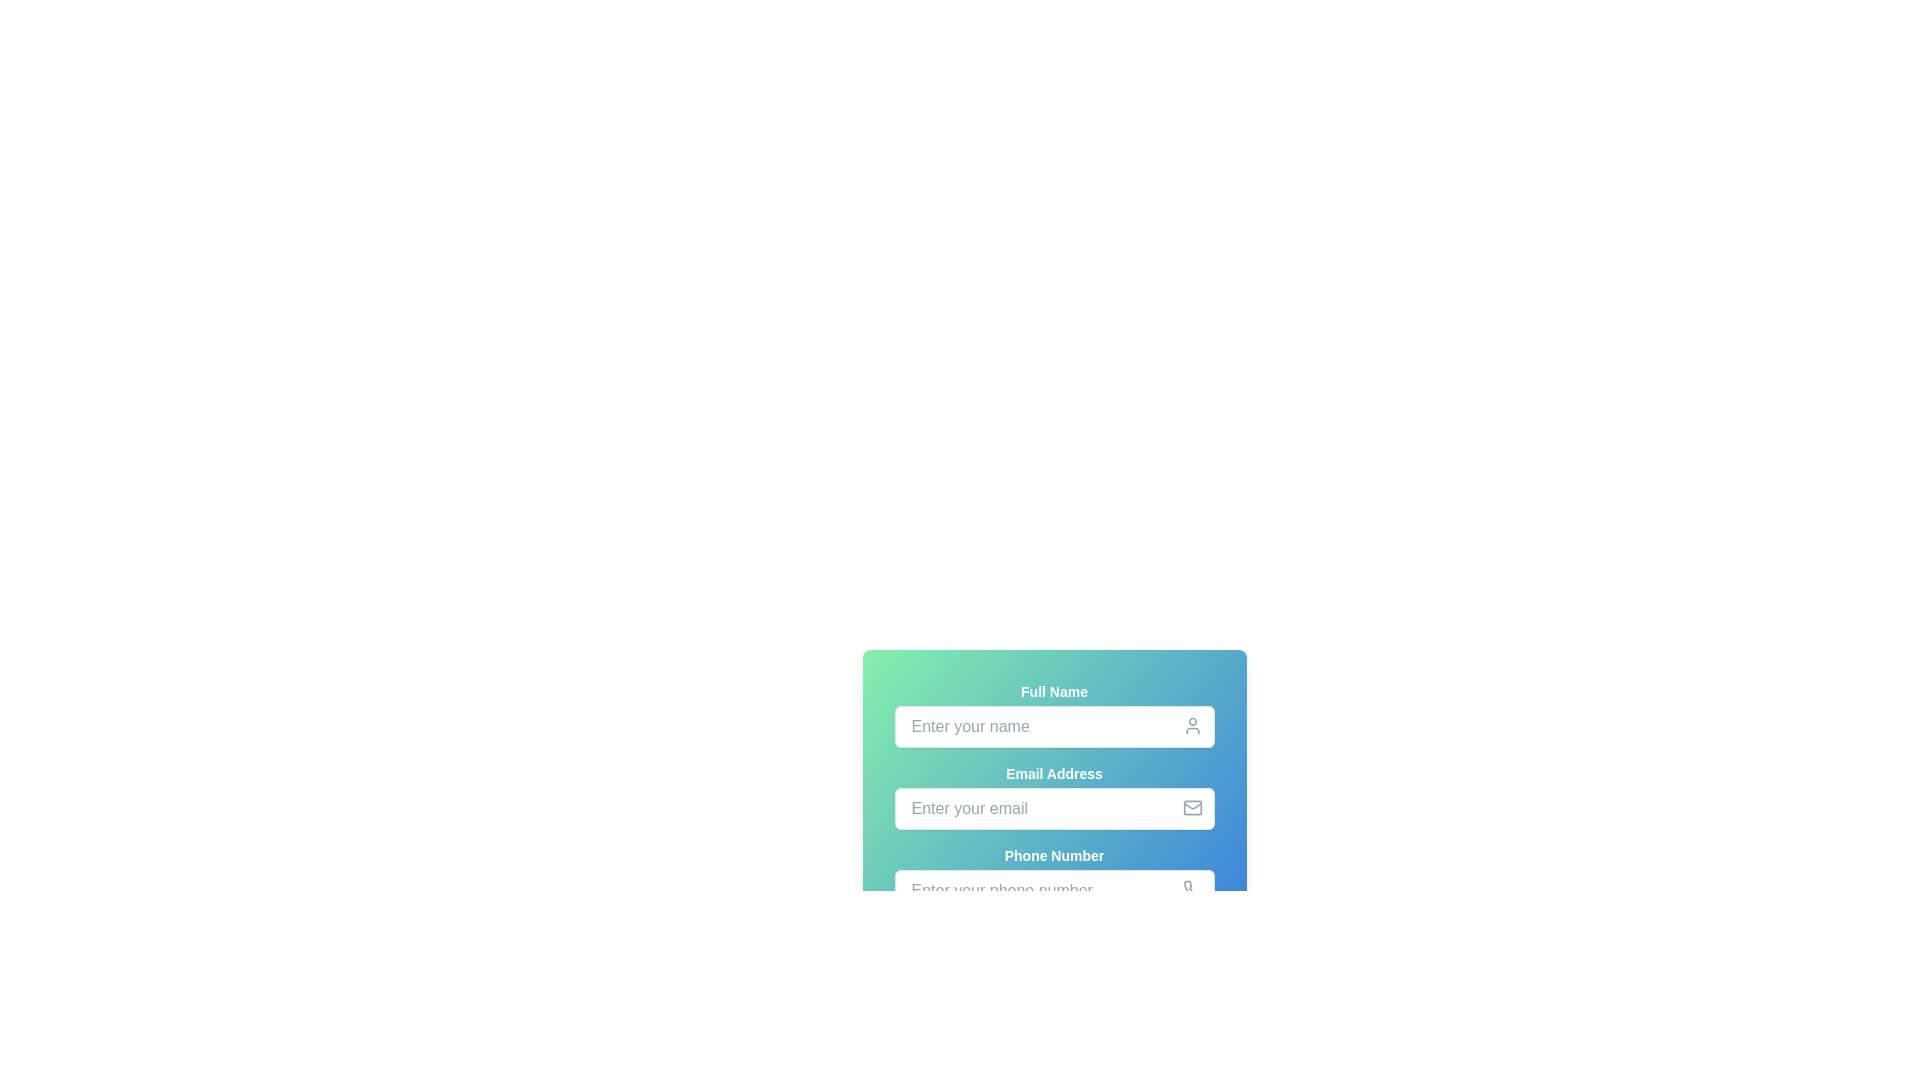  Describe the element at coordinates (1192, 888) in the screenshot. I see `the 'Phone Number' input field by clicking on the phone receiver icon located at the bottom-right corner of the input field` at that location.